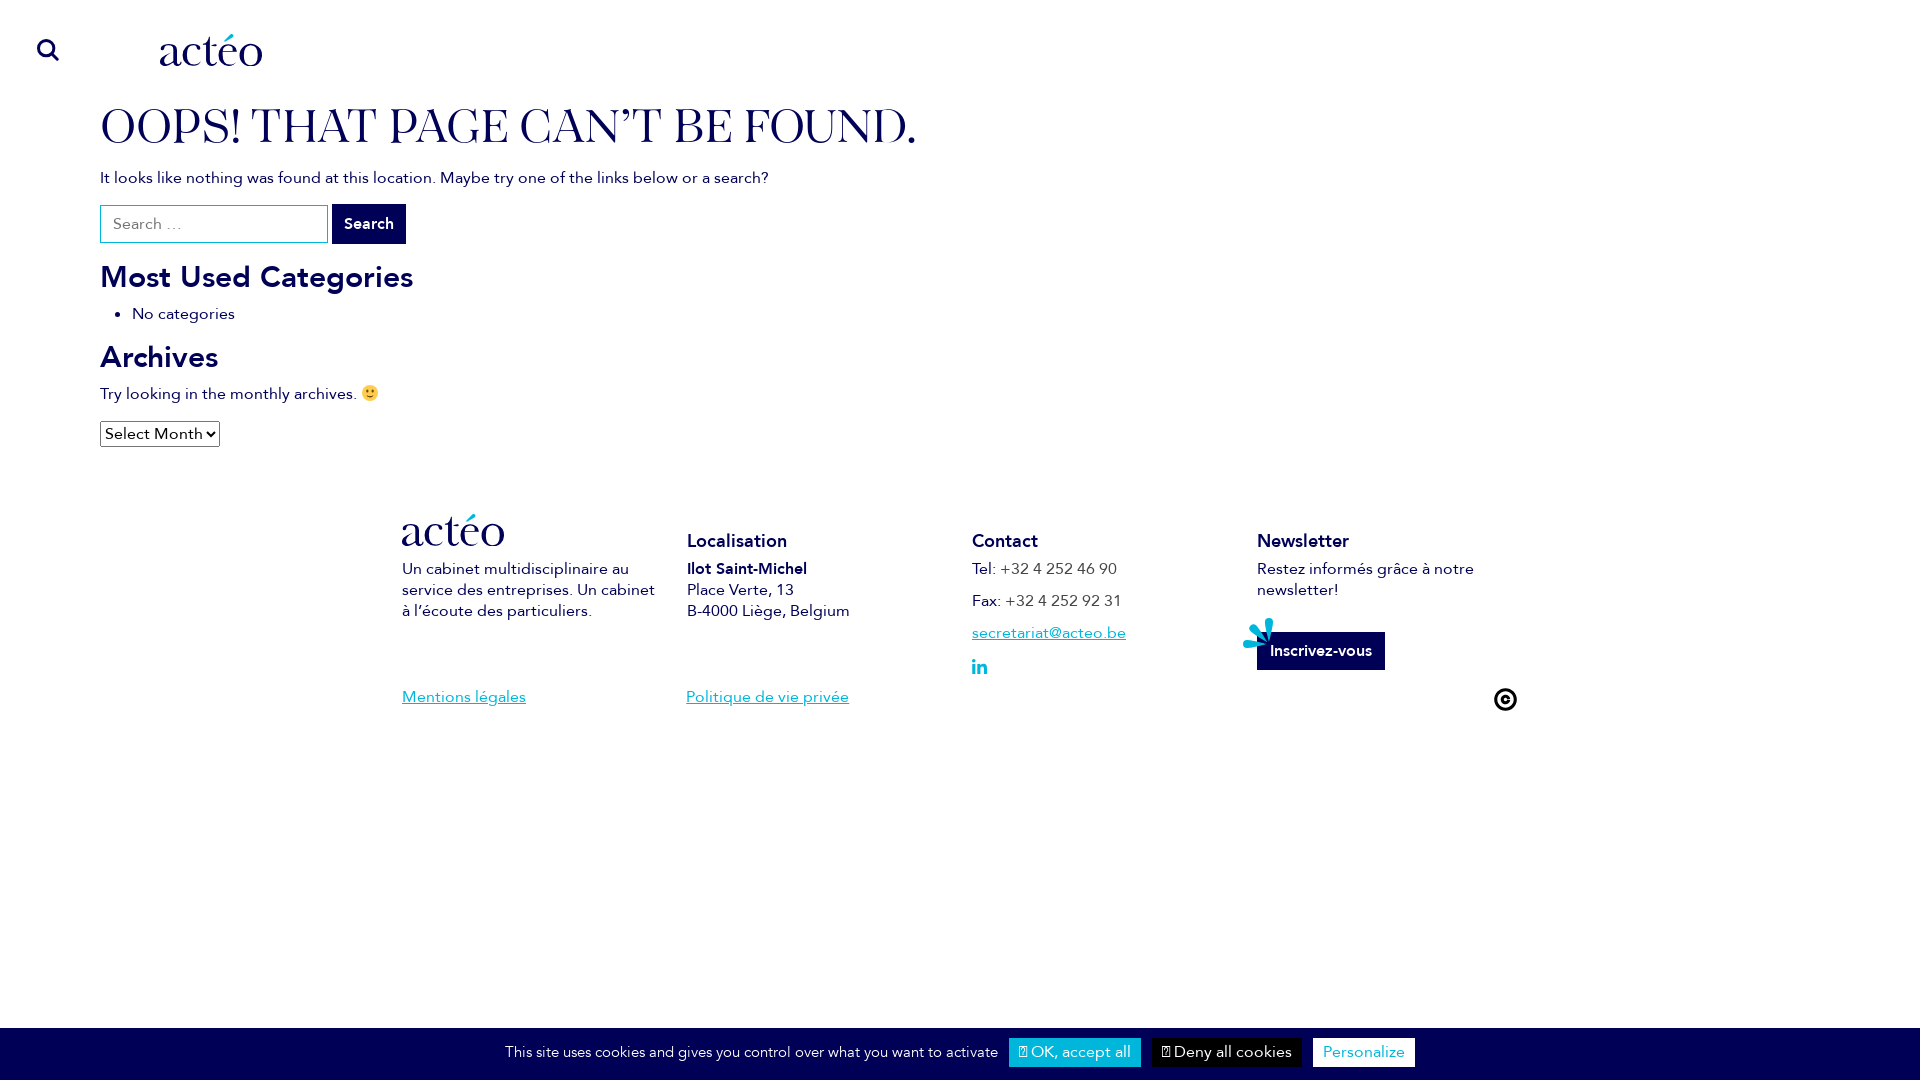 The width and height of the screenshot is (1920, 1080). What do you see at coordinates (1074, 1051) in the screenshot?
I see `'OK, accept all'` at bounding box center [1074, 1051].